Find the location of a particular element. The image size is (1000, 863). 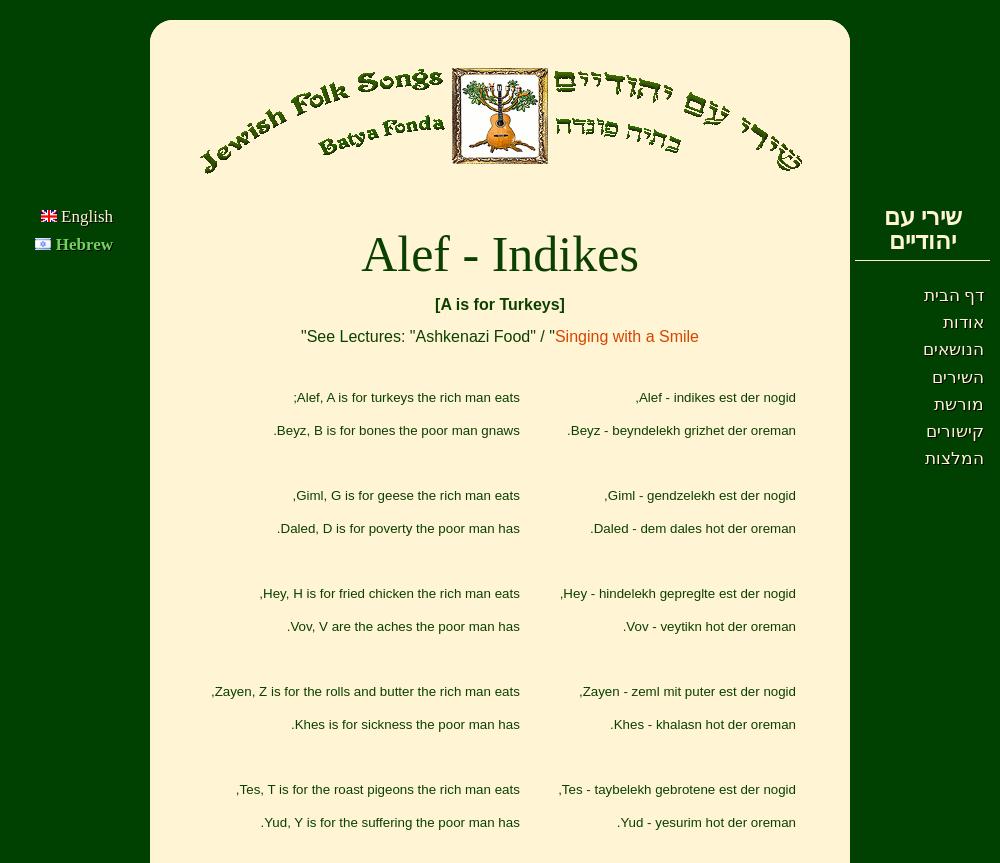

'Giml - gendzelekh est der nogid,' is located at coordinates (699, 494).